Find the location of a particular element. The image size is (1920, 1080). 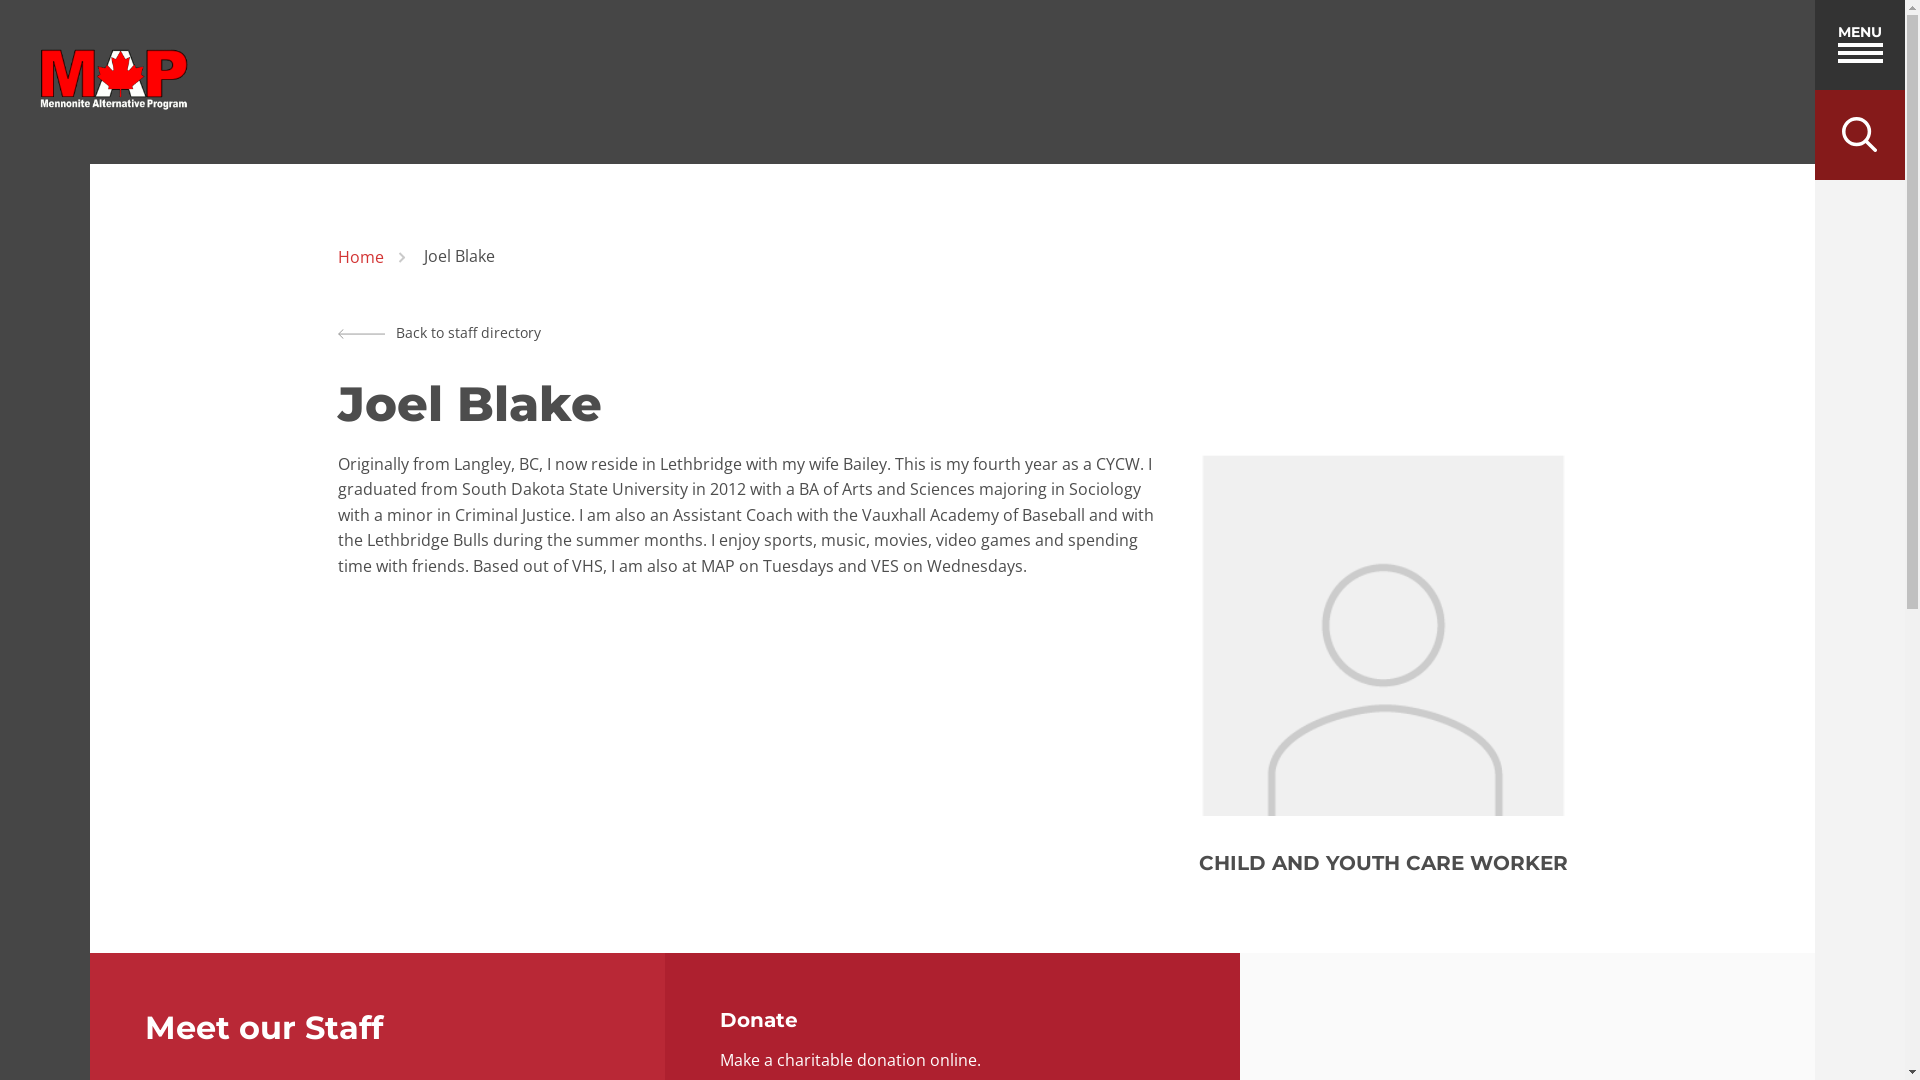

'Back to staff directory' is located at coordinates (438, 331).